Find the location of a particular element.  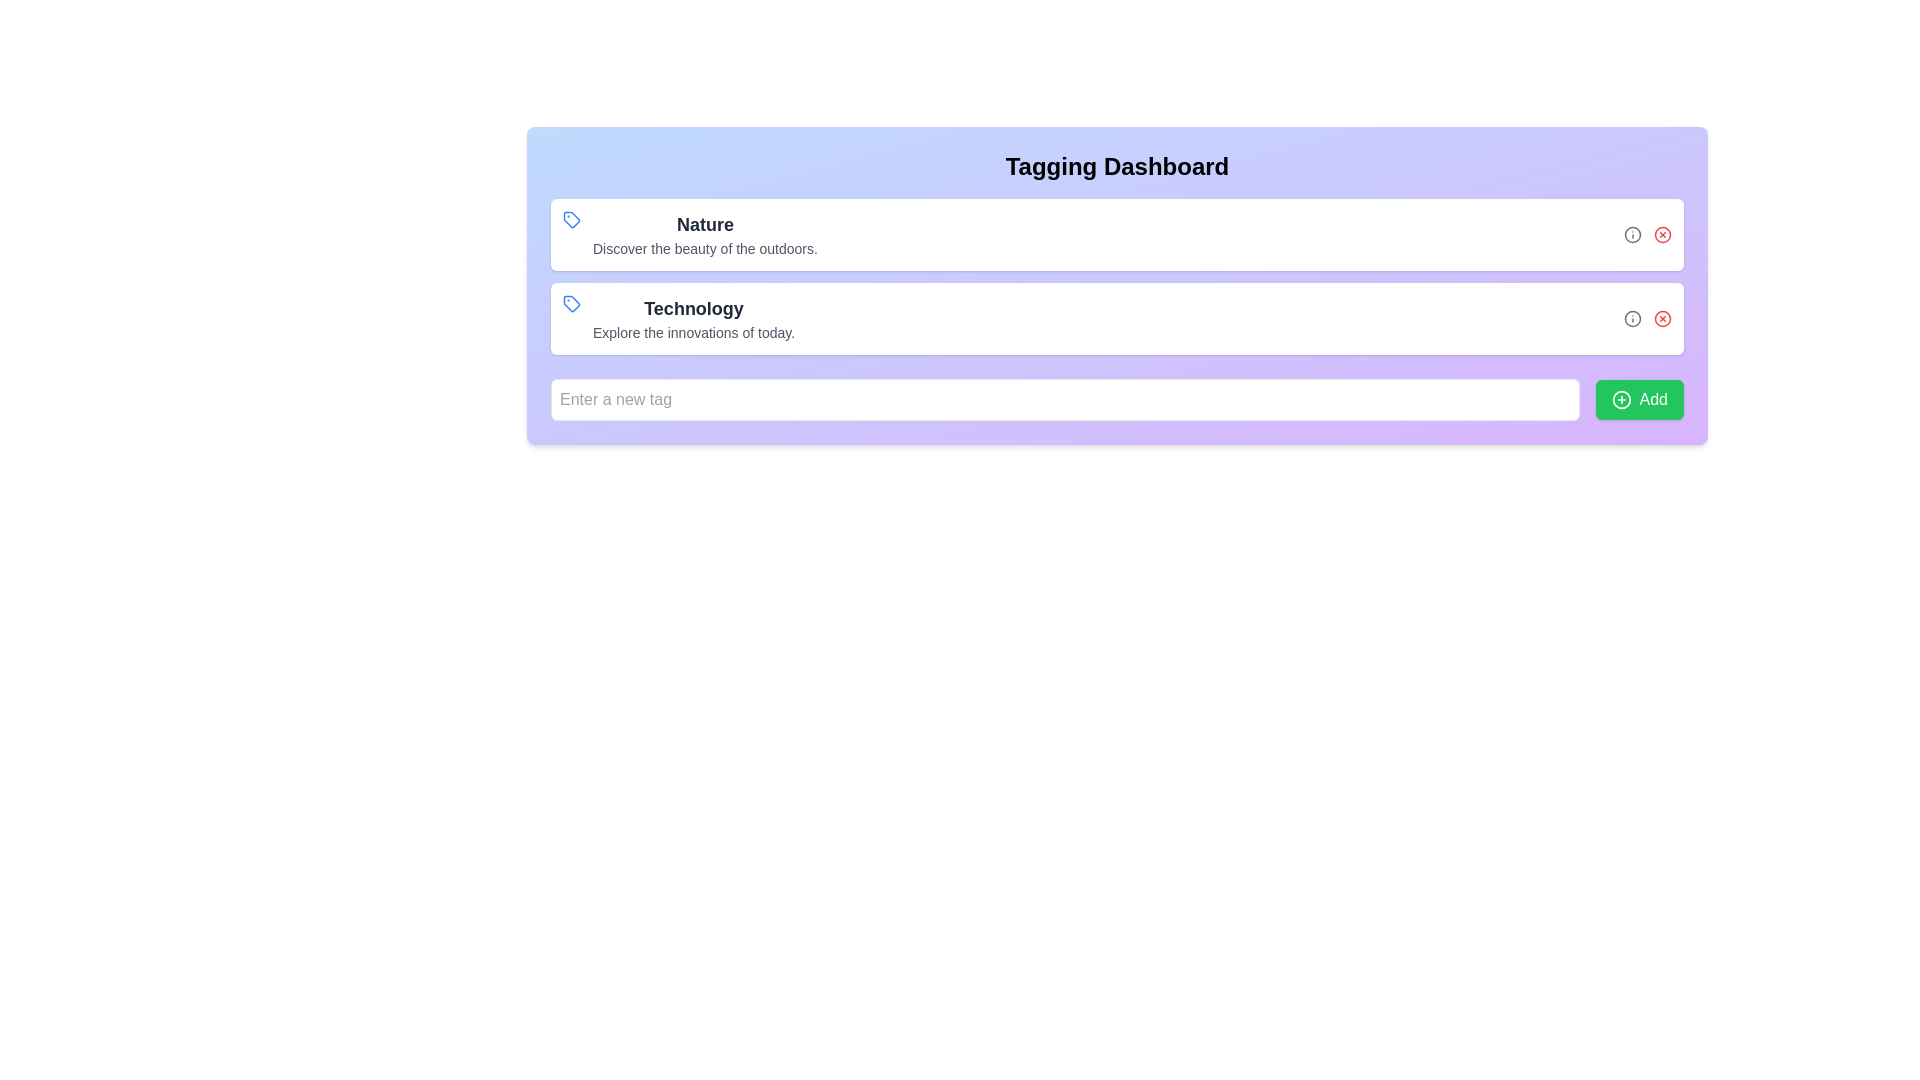

the descriptive text element displaying 'Explore the innovations of today.' which is located directly beneath the header title 'Technology' is located at coordinates (694, 331).